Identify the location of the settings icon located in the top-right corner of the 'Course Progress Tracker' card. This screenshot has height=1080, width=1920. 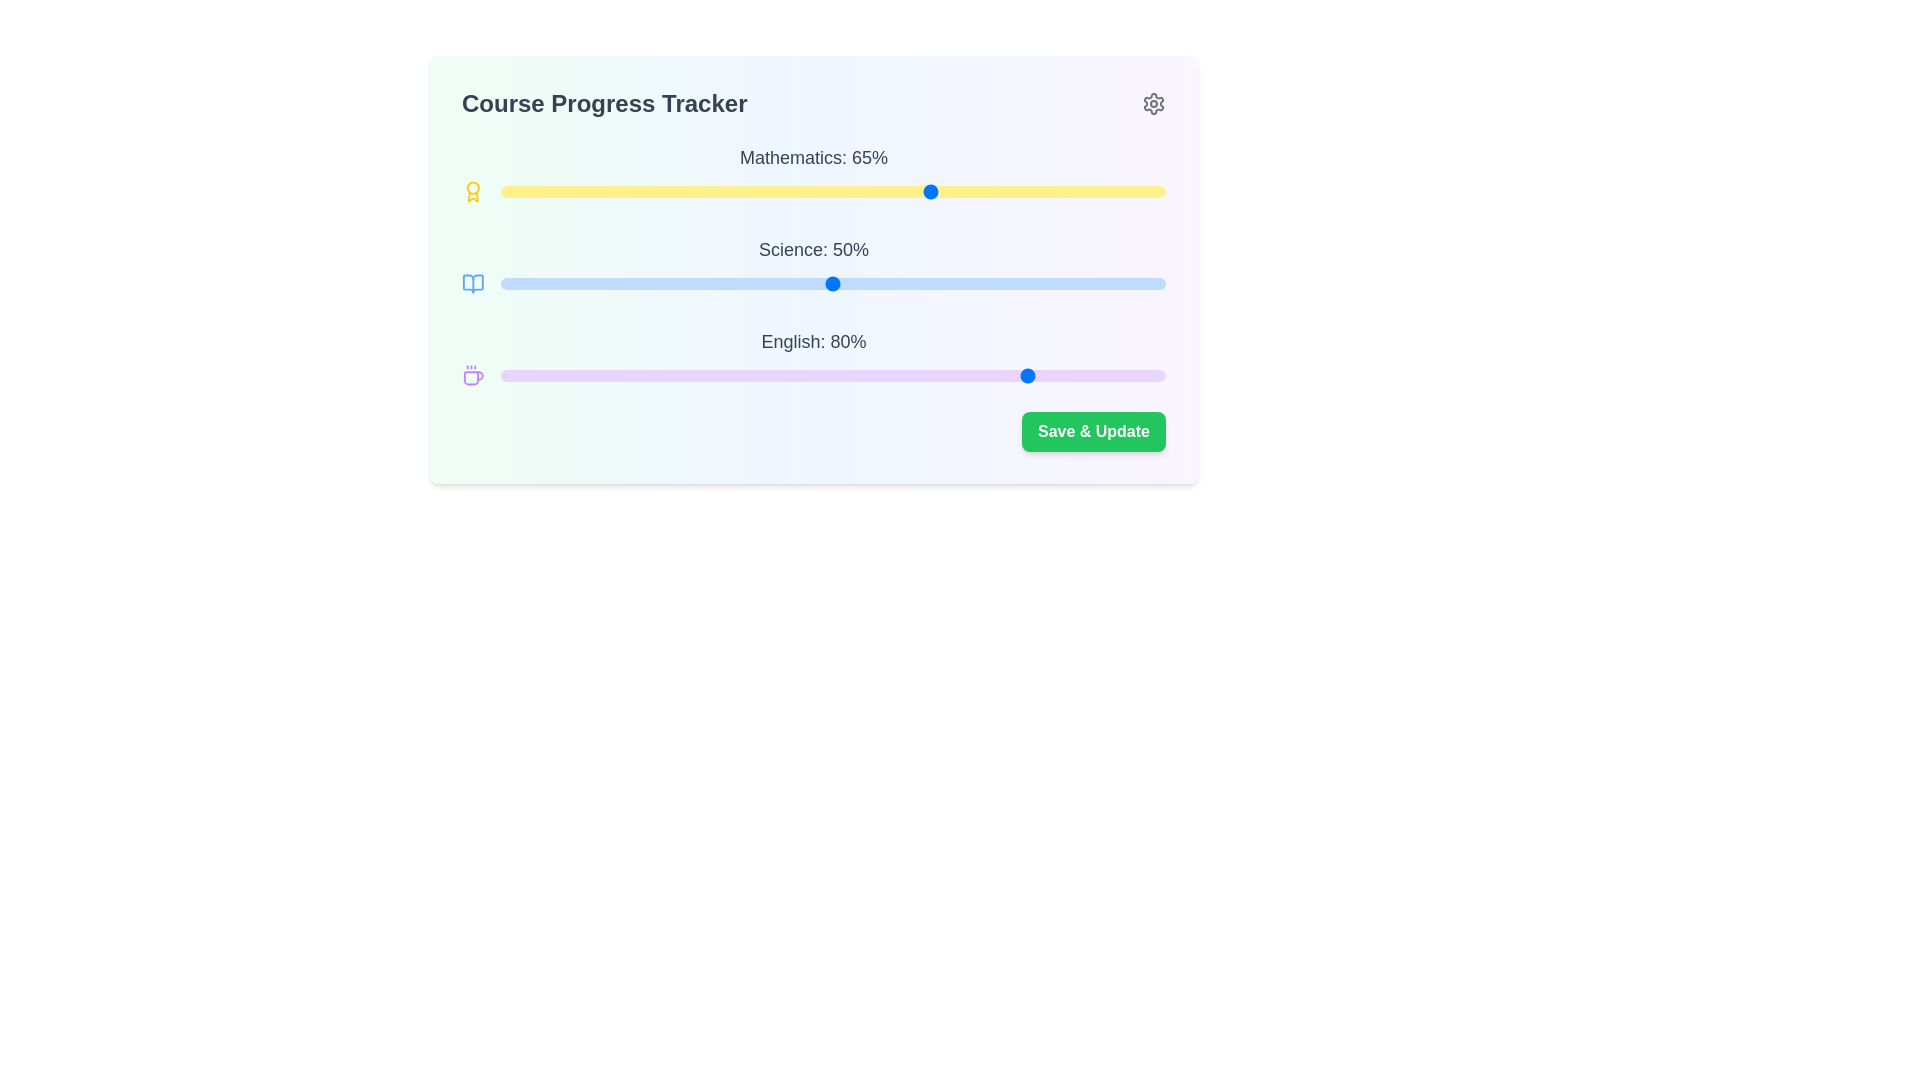
(1153, 104).